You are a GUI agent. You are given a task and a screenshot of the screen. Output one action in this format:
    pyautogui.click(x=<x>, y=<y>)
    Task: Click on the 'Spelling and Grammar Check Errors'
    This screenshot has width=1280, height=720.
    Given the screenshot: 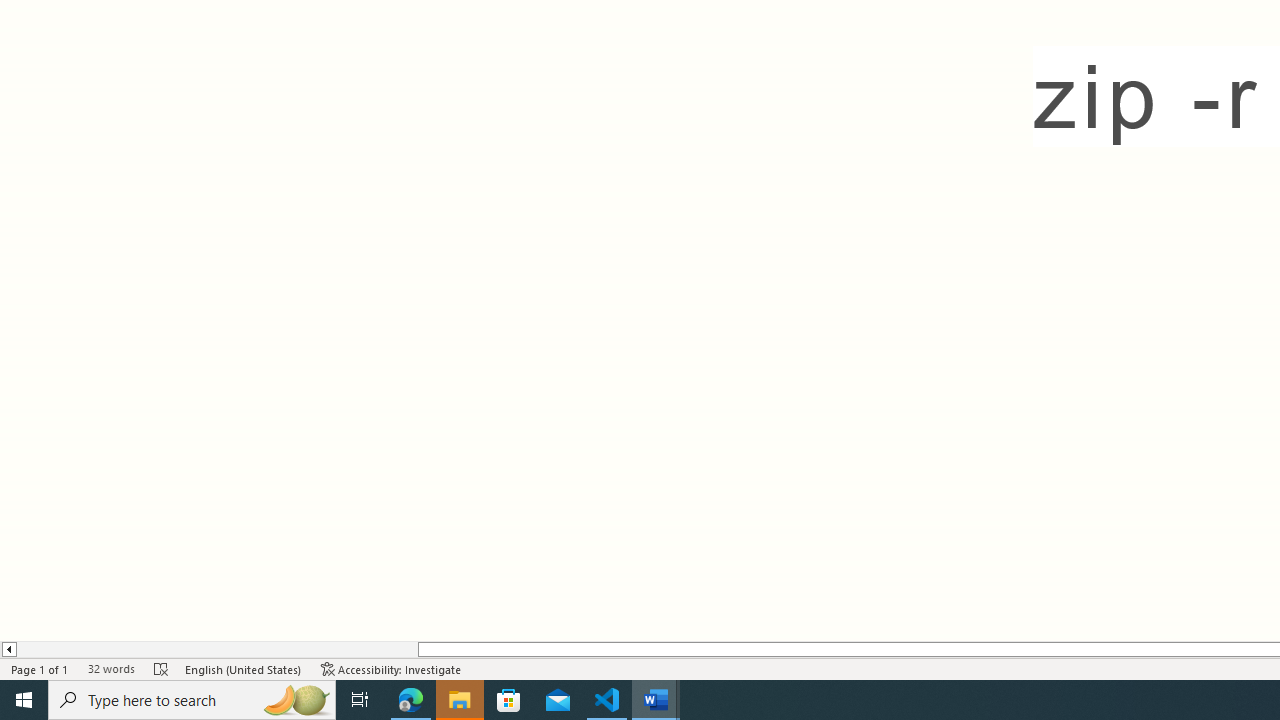 What is the action you would take?
    pyautogui.click(x=161, y=669)
    